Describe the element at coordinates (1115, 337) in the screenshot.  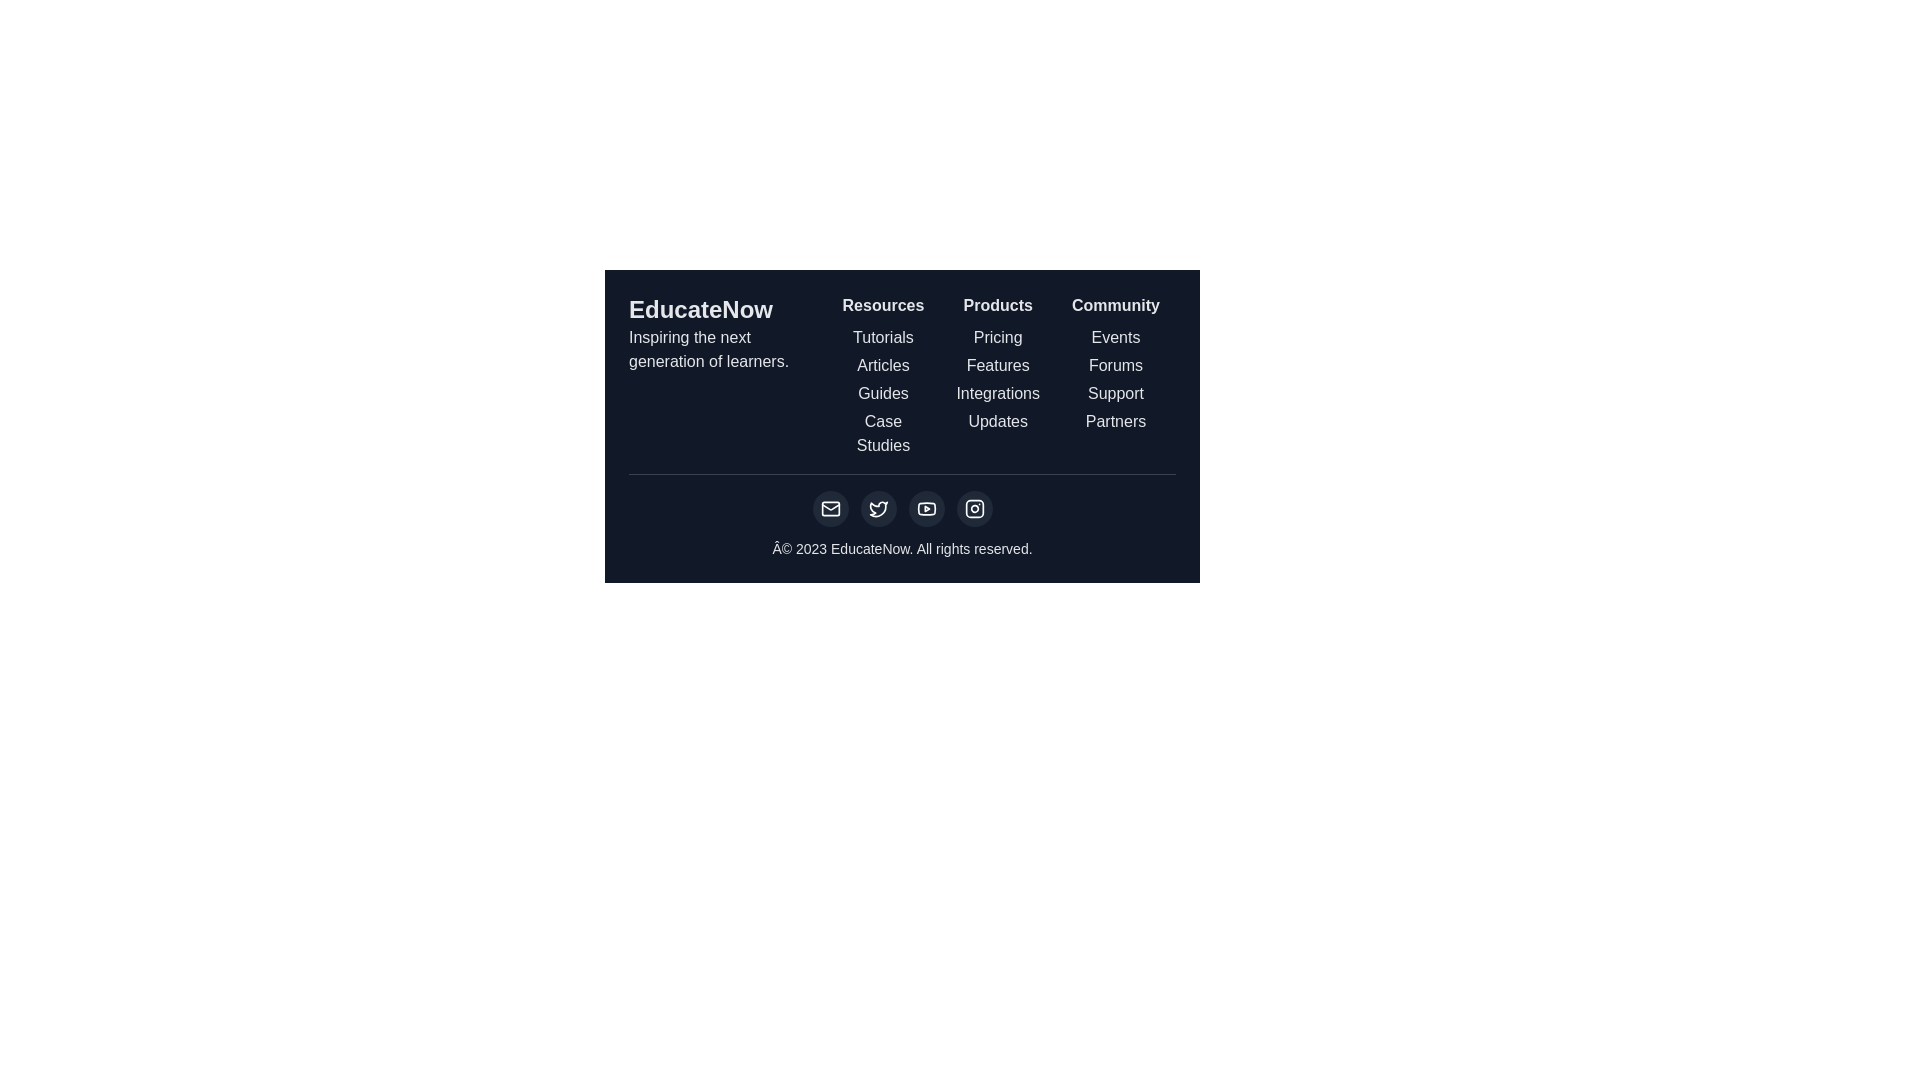
I see `the first text label in the 'Community' section of the footer` at that location.